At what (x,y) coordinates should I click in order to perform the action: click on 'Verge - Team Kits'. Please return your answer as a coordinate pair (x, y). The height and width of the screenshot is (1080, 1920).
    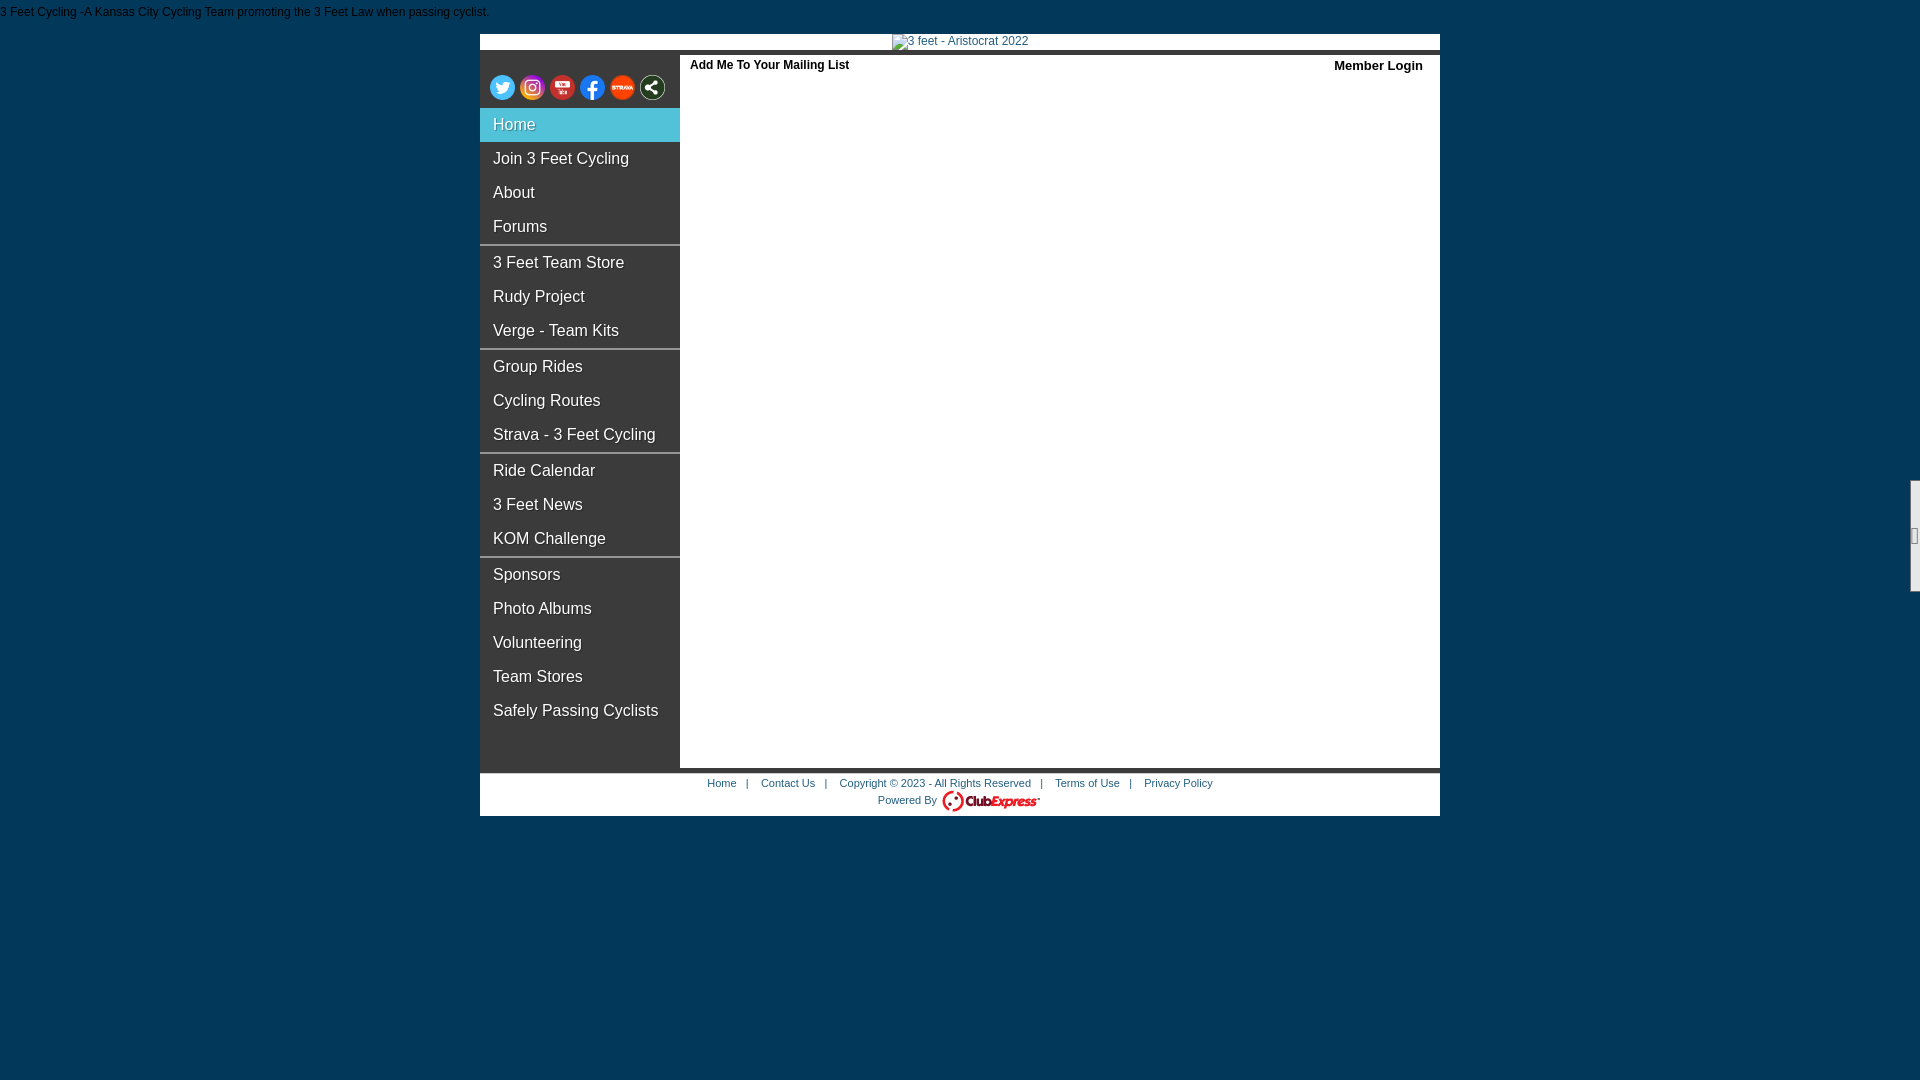
    Looking at the image, I should click on (483, 330).